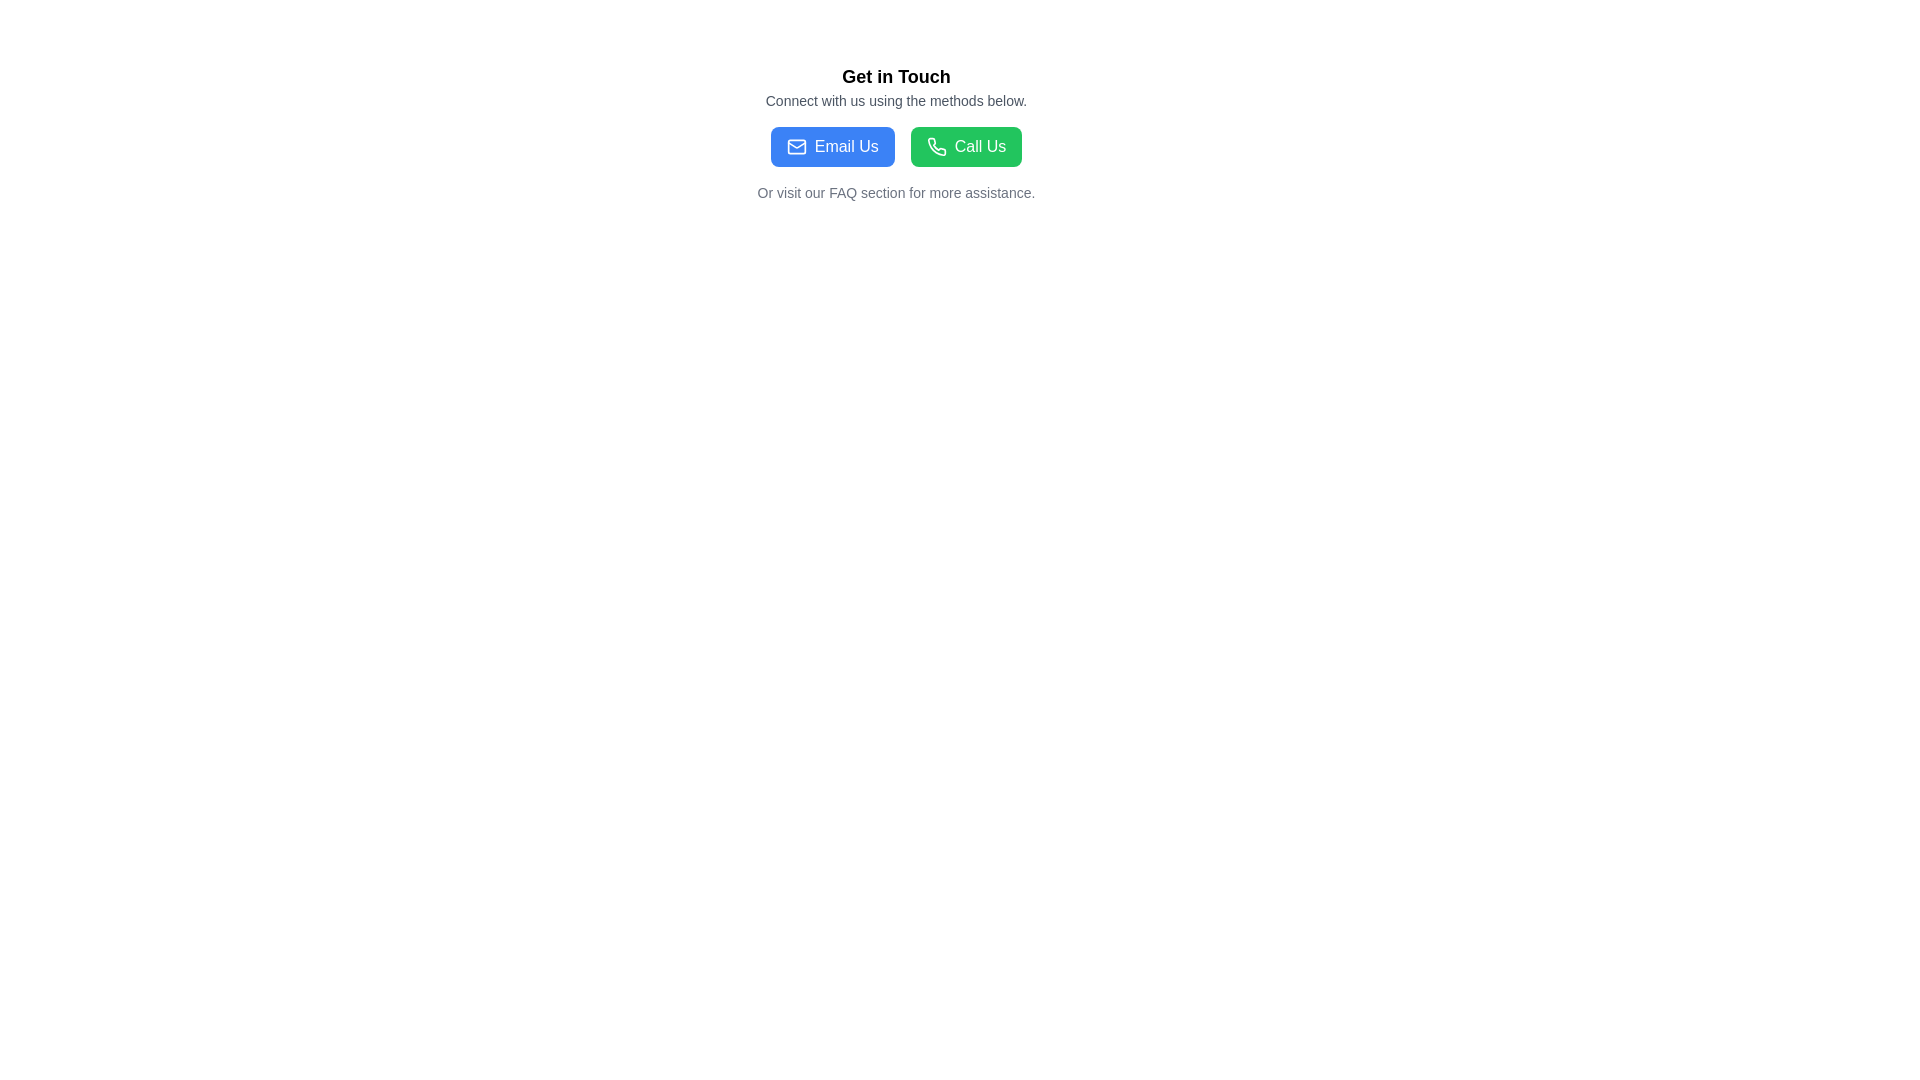 The image size is (1920, 1080). Describe the element at coordinates (935, 145) in the screenshot. I see `the phone icon located to the left of the 'Call Us' button, which visually represents a phone-related action` at that location.